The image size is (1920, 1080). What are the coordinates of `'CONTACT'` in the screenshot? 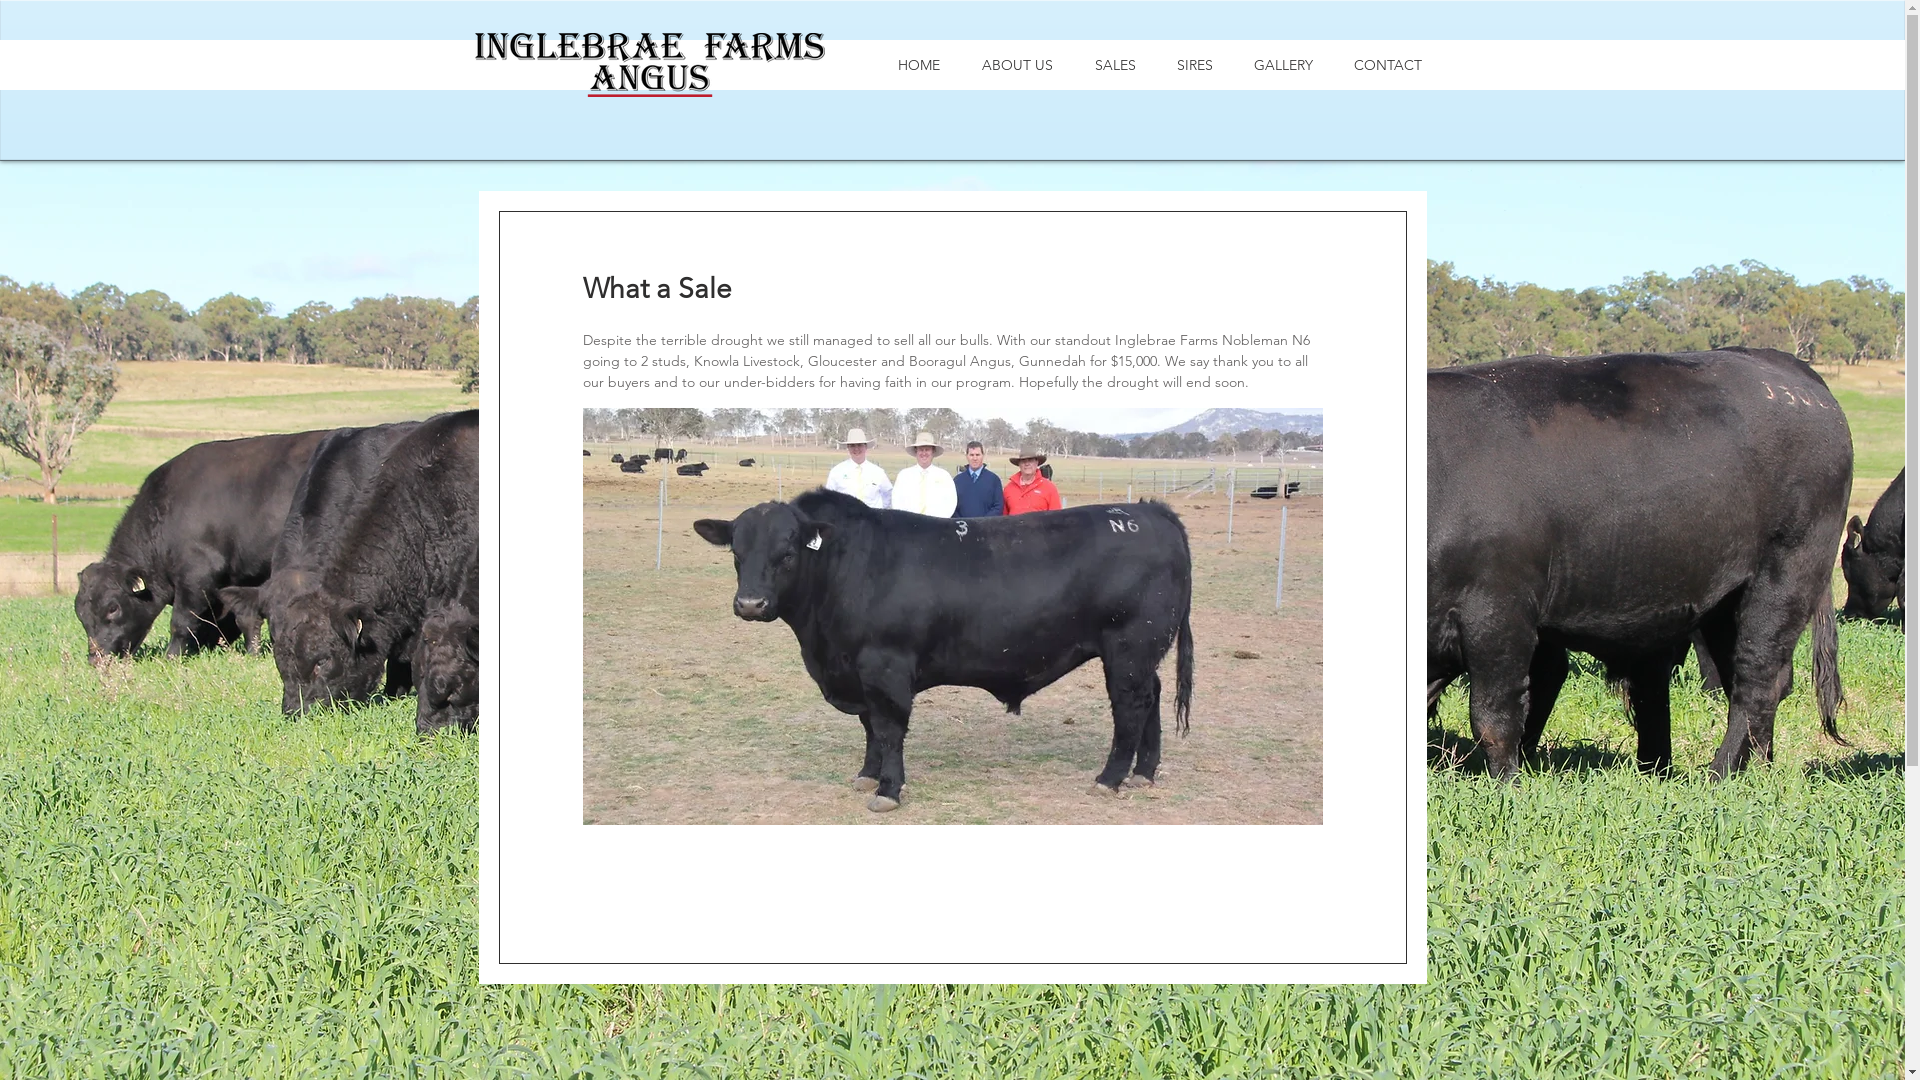 It's located at (1387, 64).